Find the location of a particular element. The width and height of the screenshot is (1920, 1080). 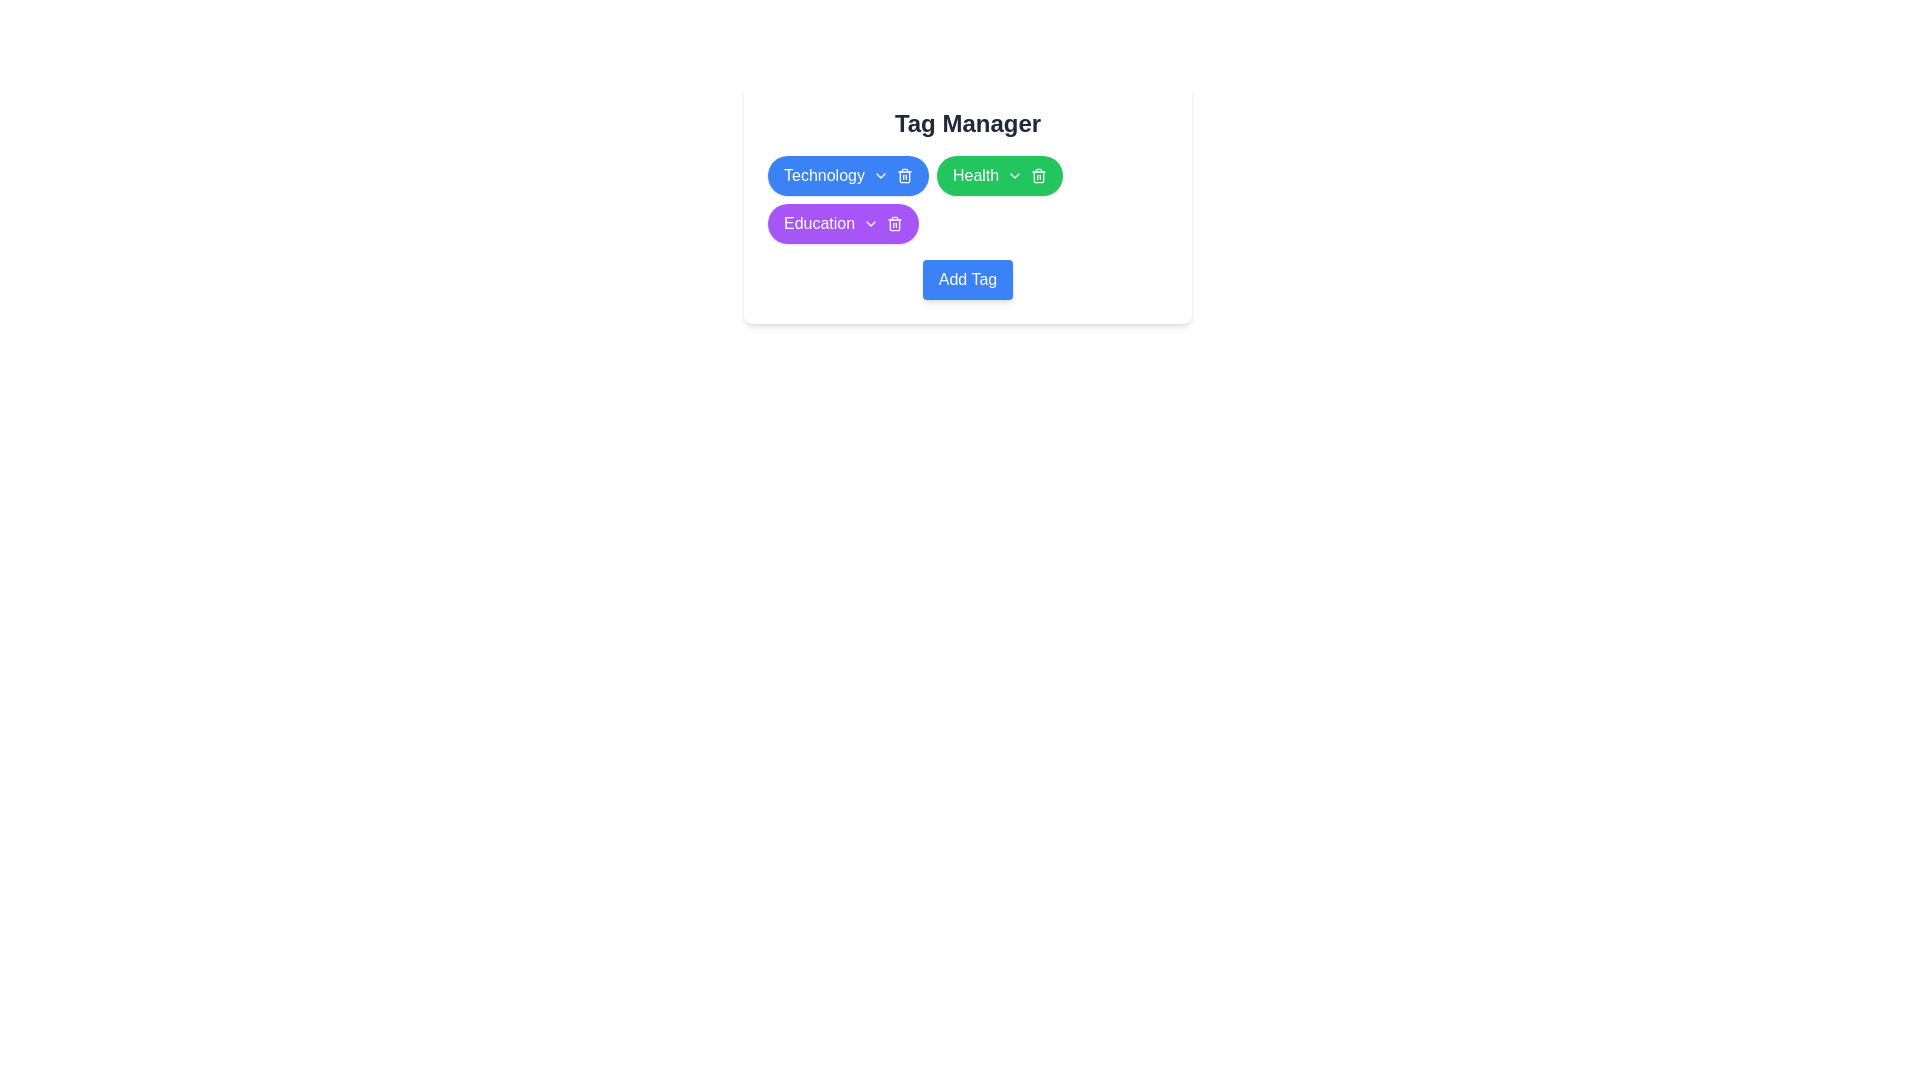

the tag with the text Technology by clicking the trash icon next to it is located at coordinates (903, 175).